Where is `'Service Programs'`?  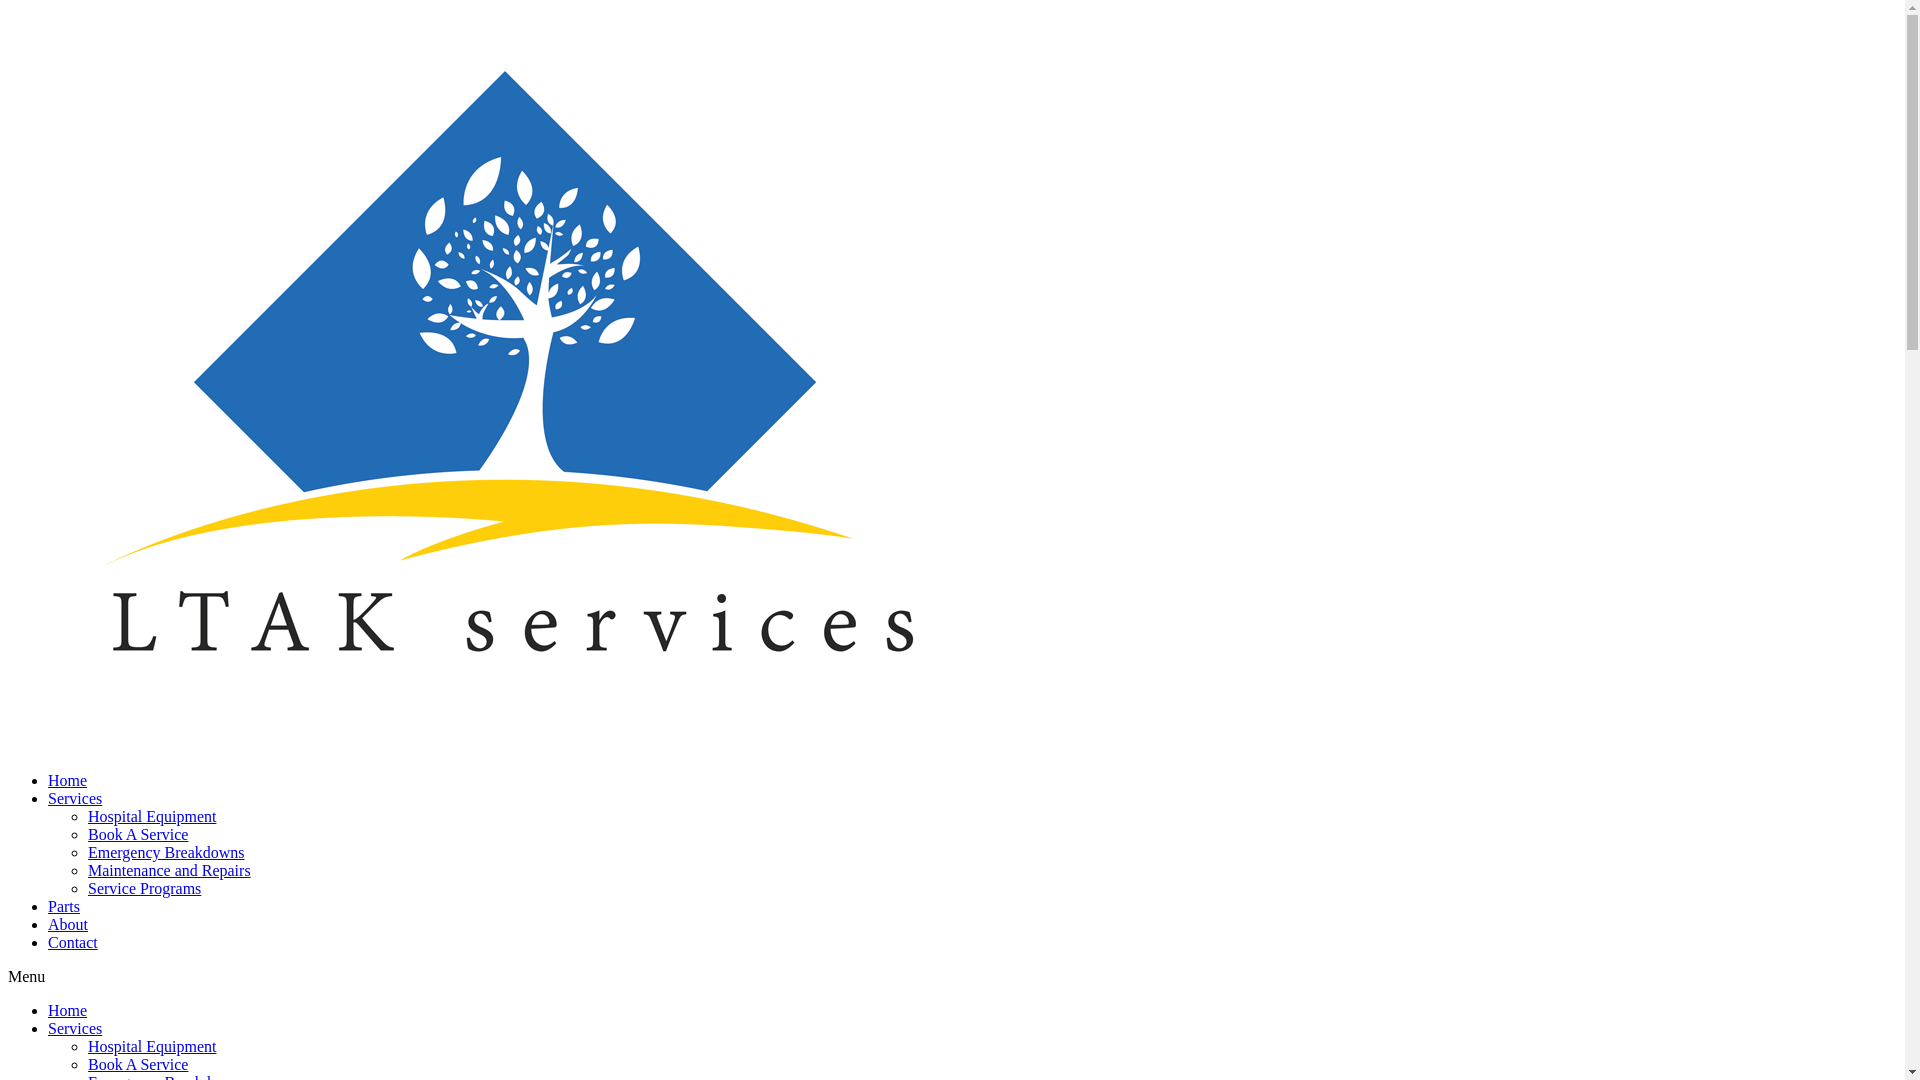
'Service Programs' is located at coordinates (143, 887).